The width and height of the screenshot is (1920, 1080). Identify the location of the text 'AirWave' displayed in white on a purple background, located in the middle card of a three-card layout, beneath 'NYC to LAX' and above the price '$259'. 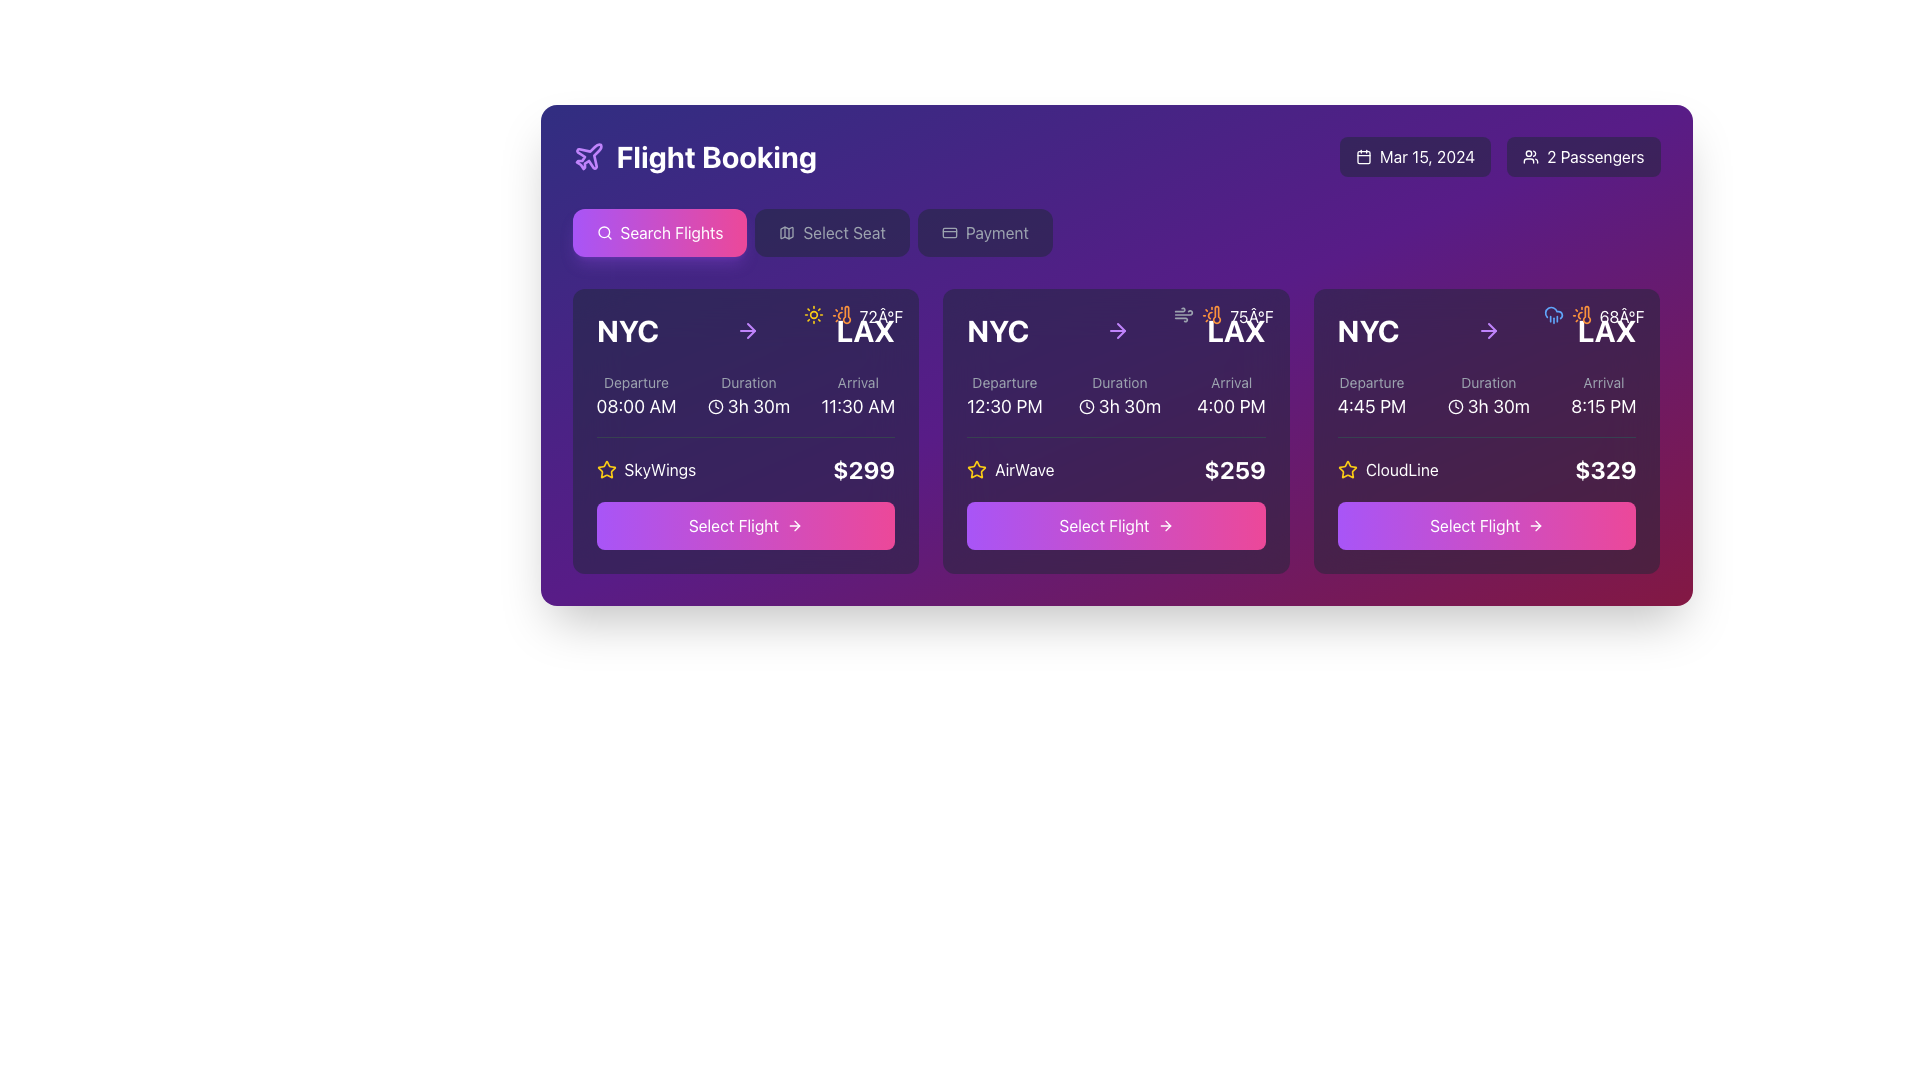
(1024, 470).